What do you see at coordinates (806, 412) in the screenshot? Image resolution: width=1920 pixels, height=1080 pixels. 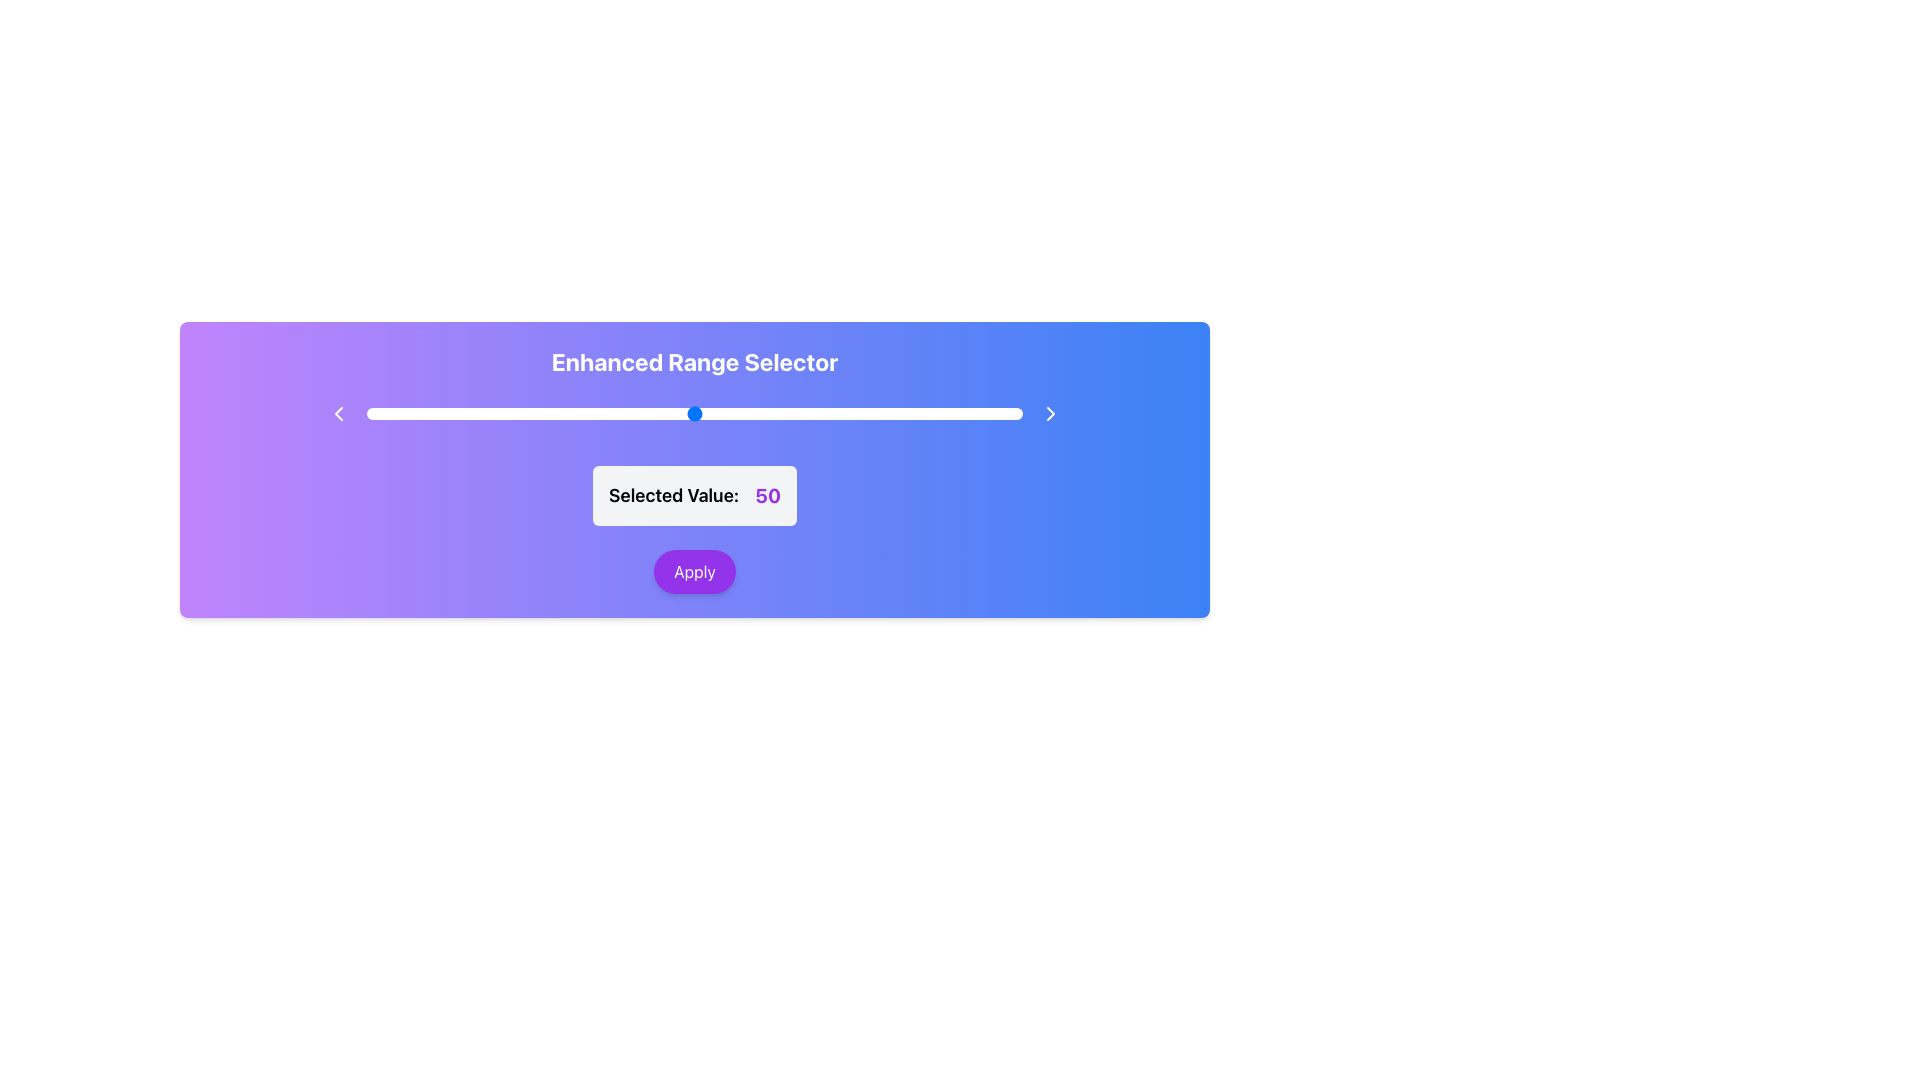 I see `the slider` at bounding box center [806, 412].